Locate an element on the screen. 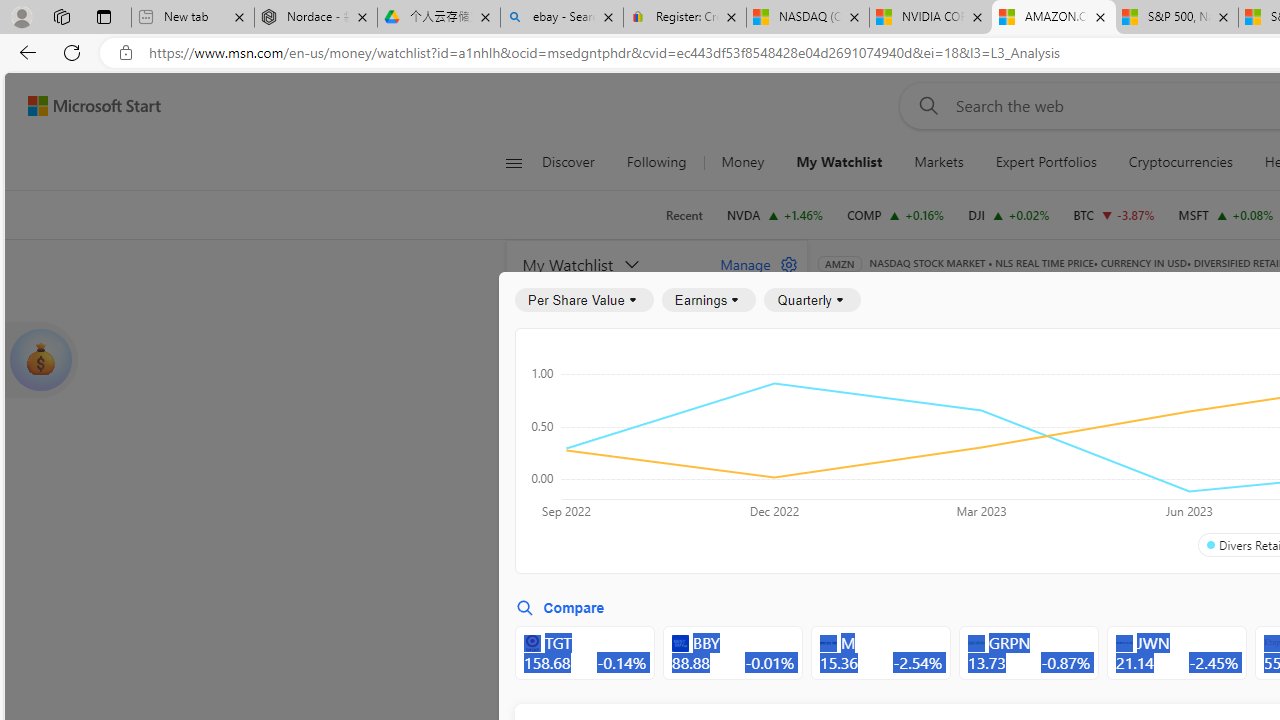 The height and width of the screenshot is (720, 1280). 'Money' is located at coordinates (742, 162).